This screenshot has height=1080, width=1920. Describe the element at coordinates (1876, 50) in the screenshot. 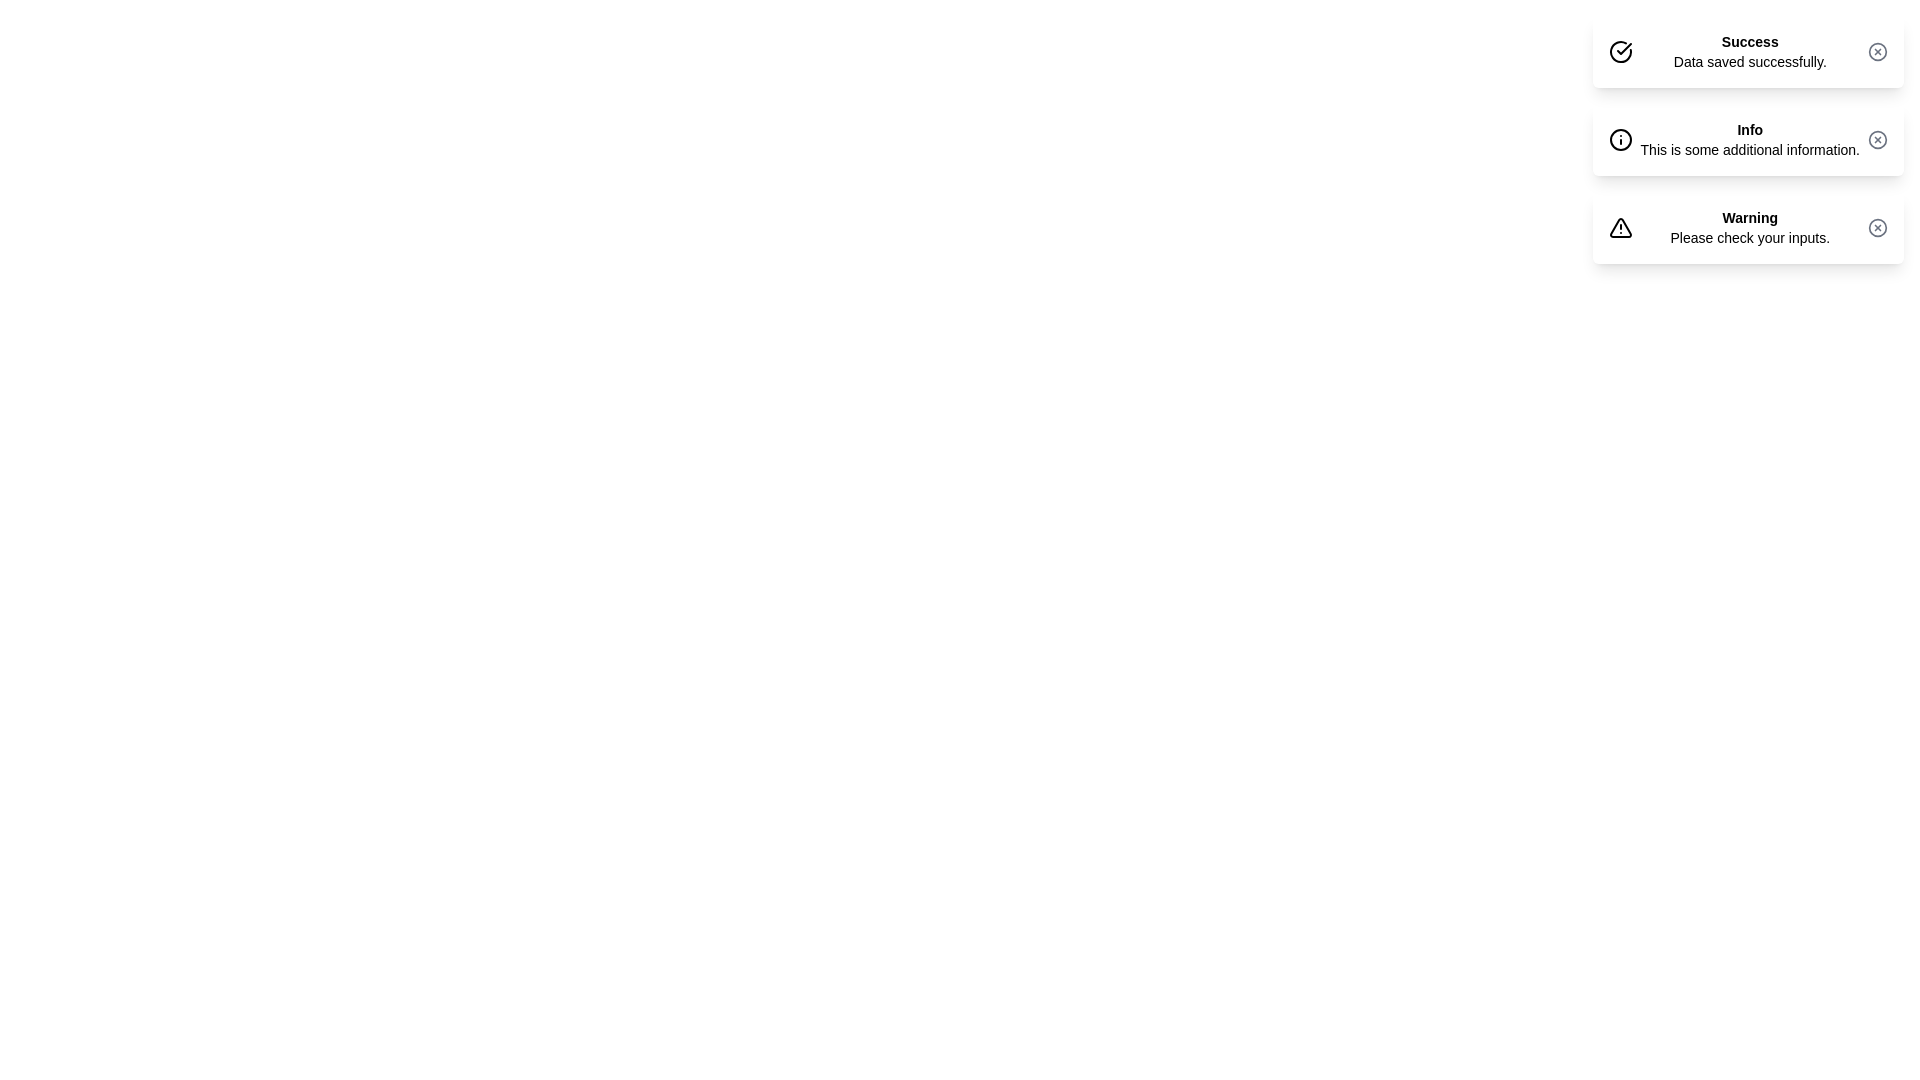

I see `properties of the SVG circle element that acts as a close icon for dismissing the notification labeled 'Success Data saved successfully.'` at that location.